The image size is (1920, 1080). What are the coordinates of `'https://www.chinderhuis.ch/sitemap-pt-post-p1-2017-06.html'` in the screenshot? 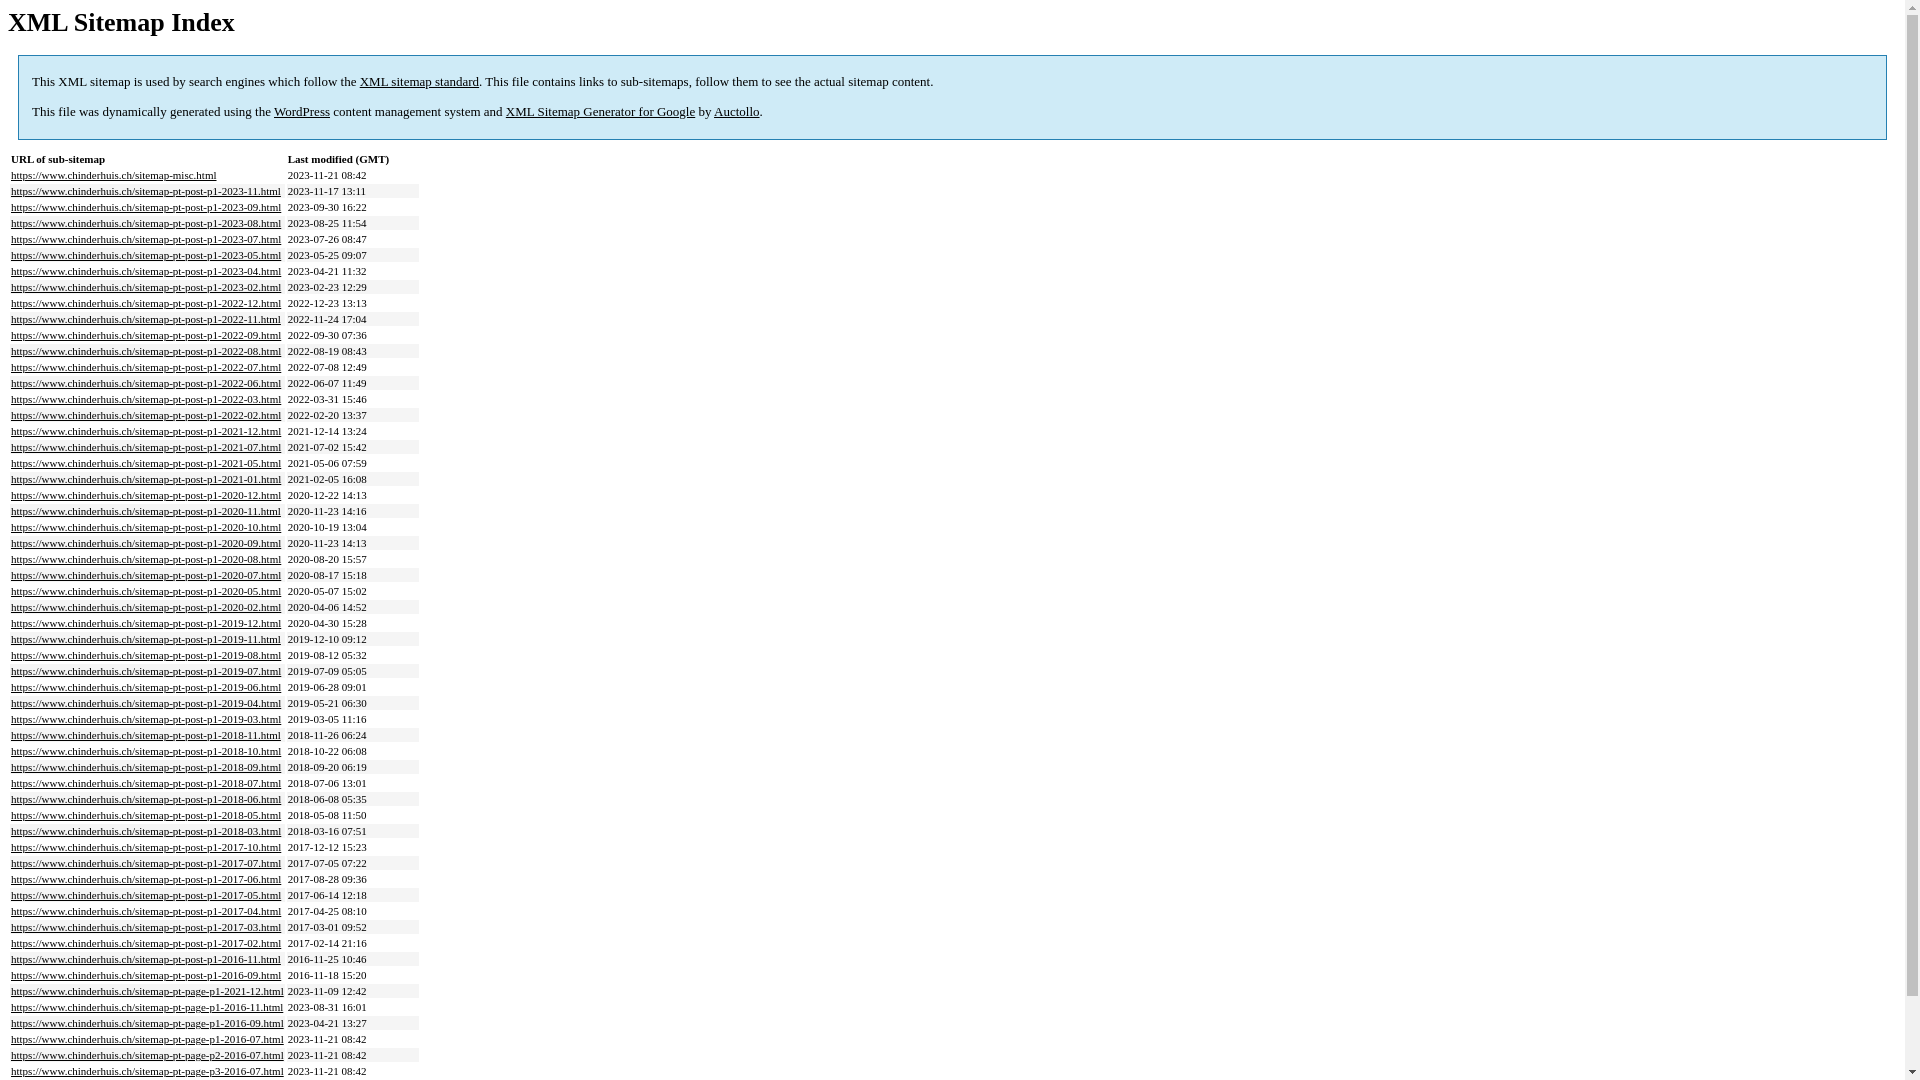 It's located at (144, 878).